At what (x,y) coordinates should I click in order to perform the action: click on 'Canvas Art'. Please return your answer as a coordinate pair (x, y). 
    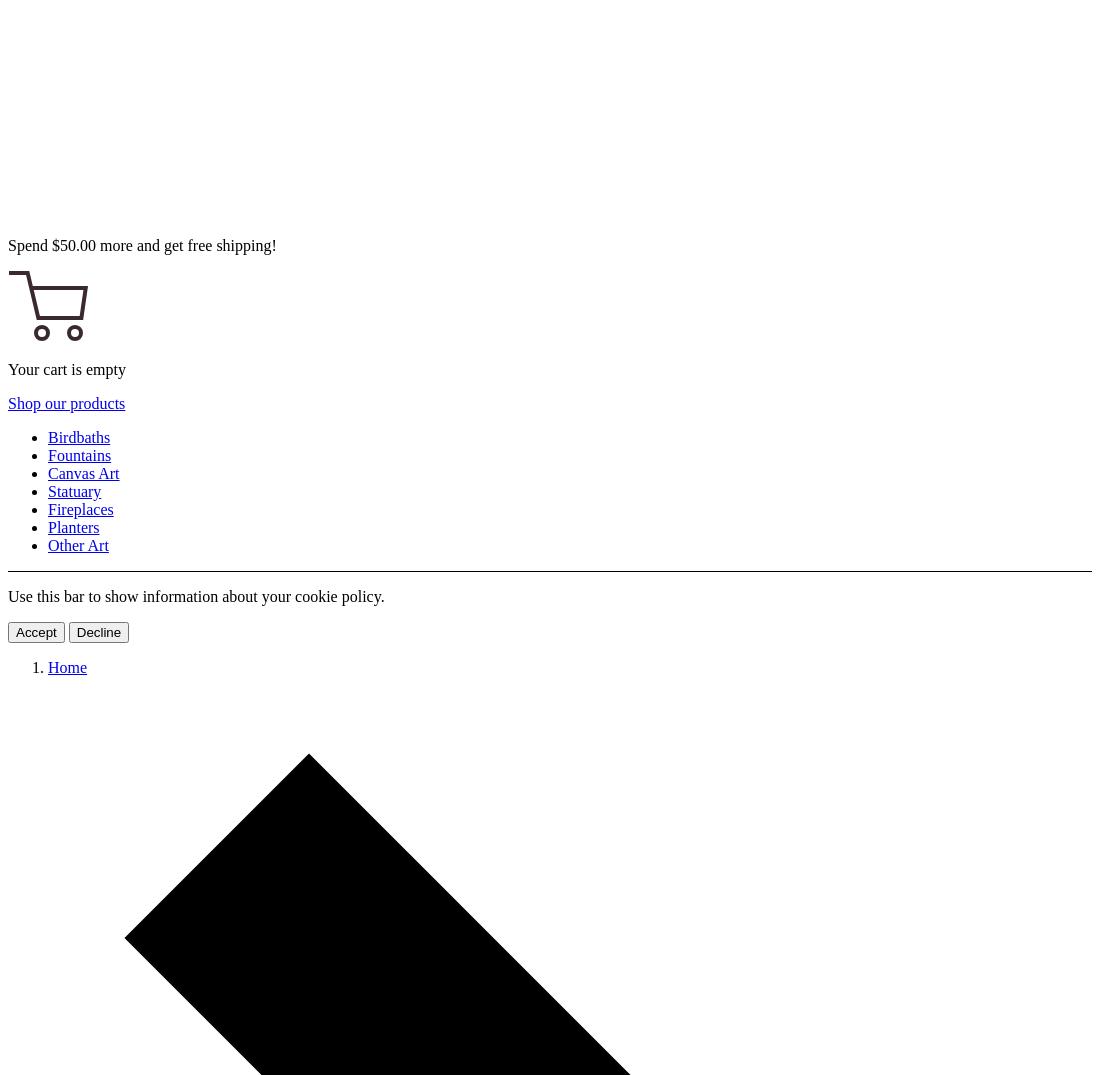
    Looking at the image, I should click on (83, 473).